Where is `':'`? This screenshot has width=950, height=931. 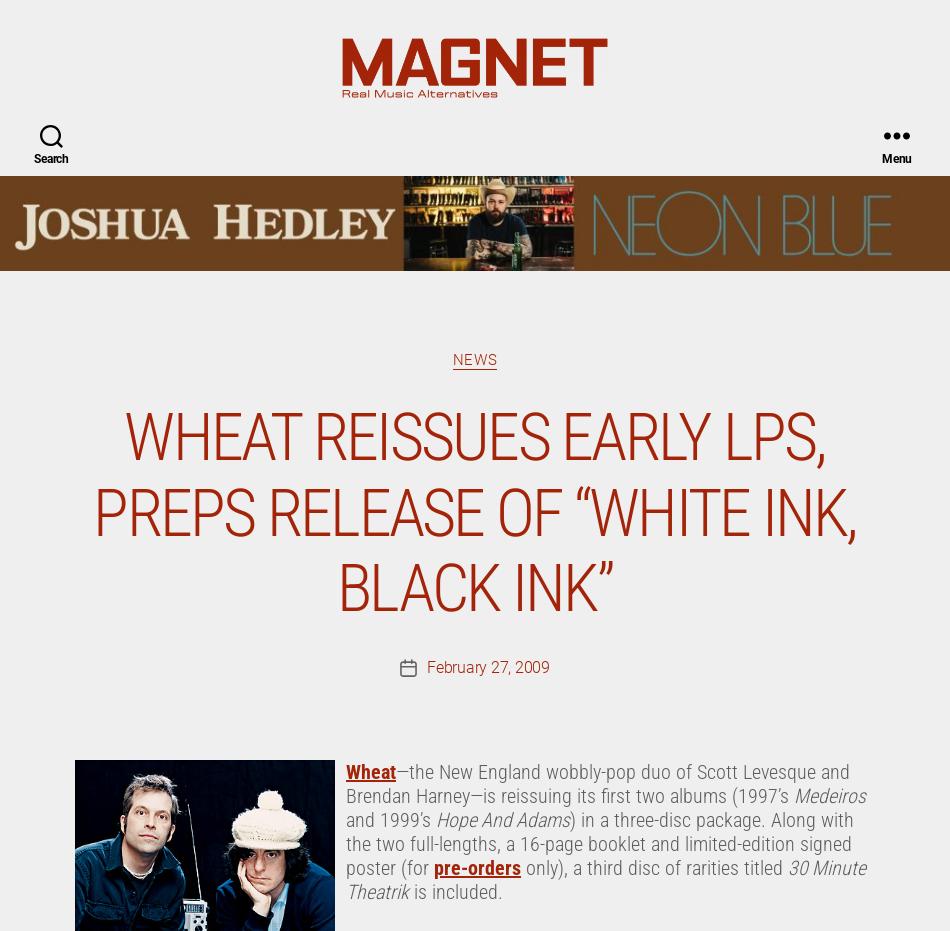 ':' is located at coordinates (311, 646).